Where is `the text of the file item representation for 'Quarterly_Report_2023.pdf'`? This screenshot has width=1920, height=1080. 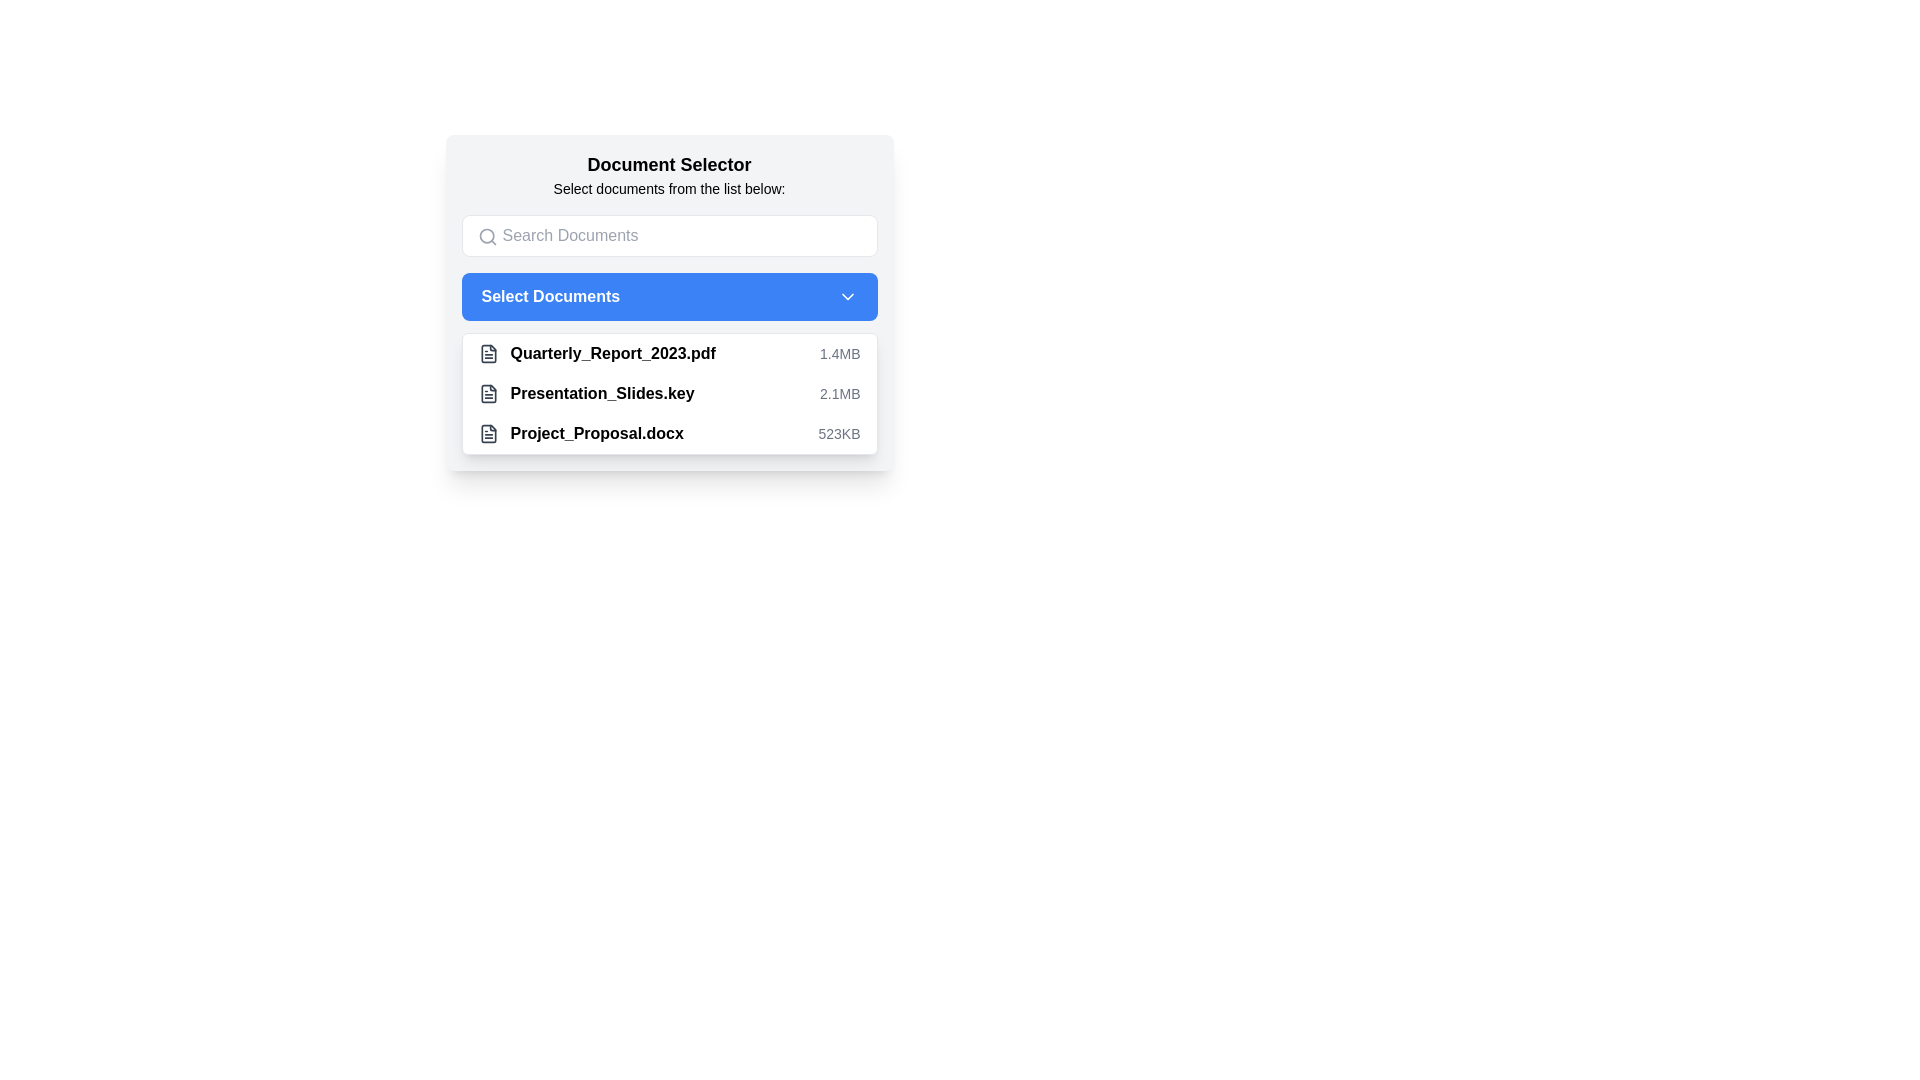 the text of the file item representation for 'Quarterly_Report_2023.pdf' is located at coordinates (596, 353).